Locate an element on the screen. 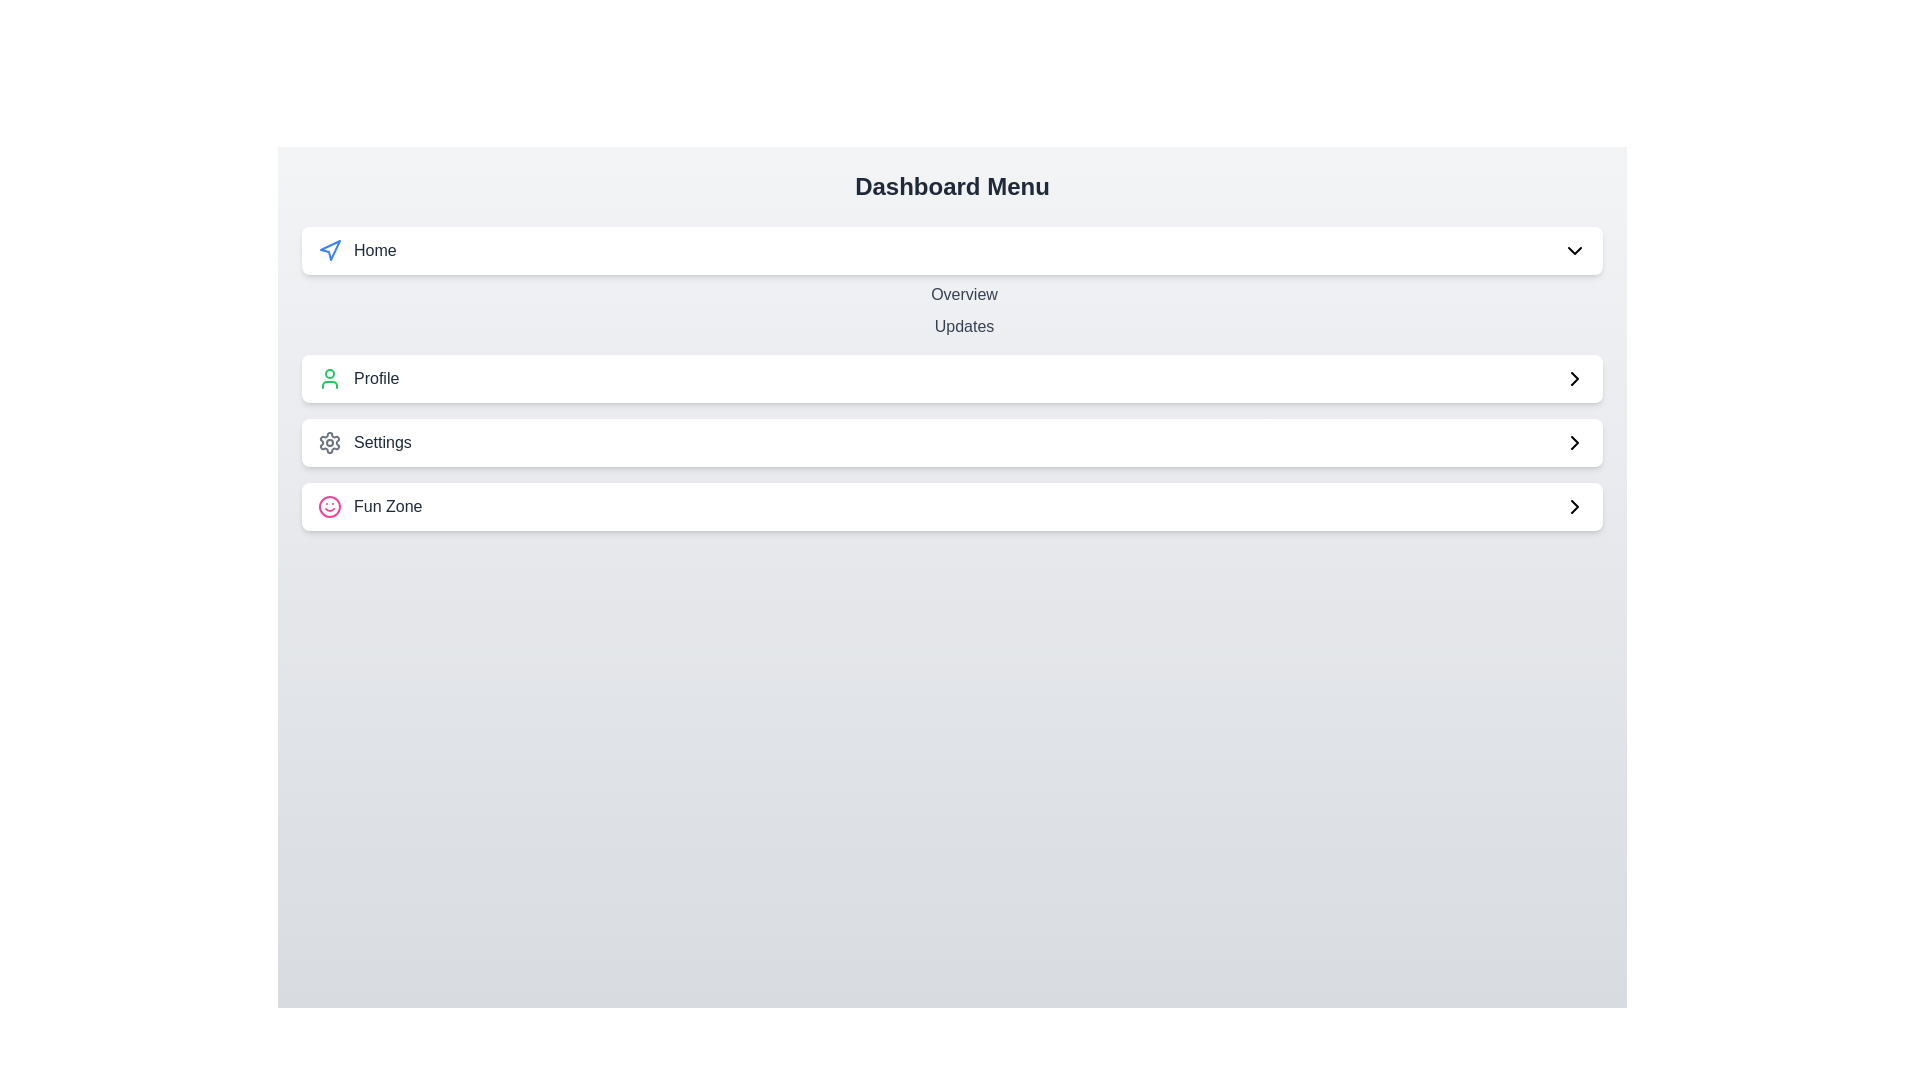  the 'Profile' text label that serves as a navigation element in the vertical navigation list, located to the right of the green user icon is located at coordinates (376, 378).